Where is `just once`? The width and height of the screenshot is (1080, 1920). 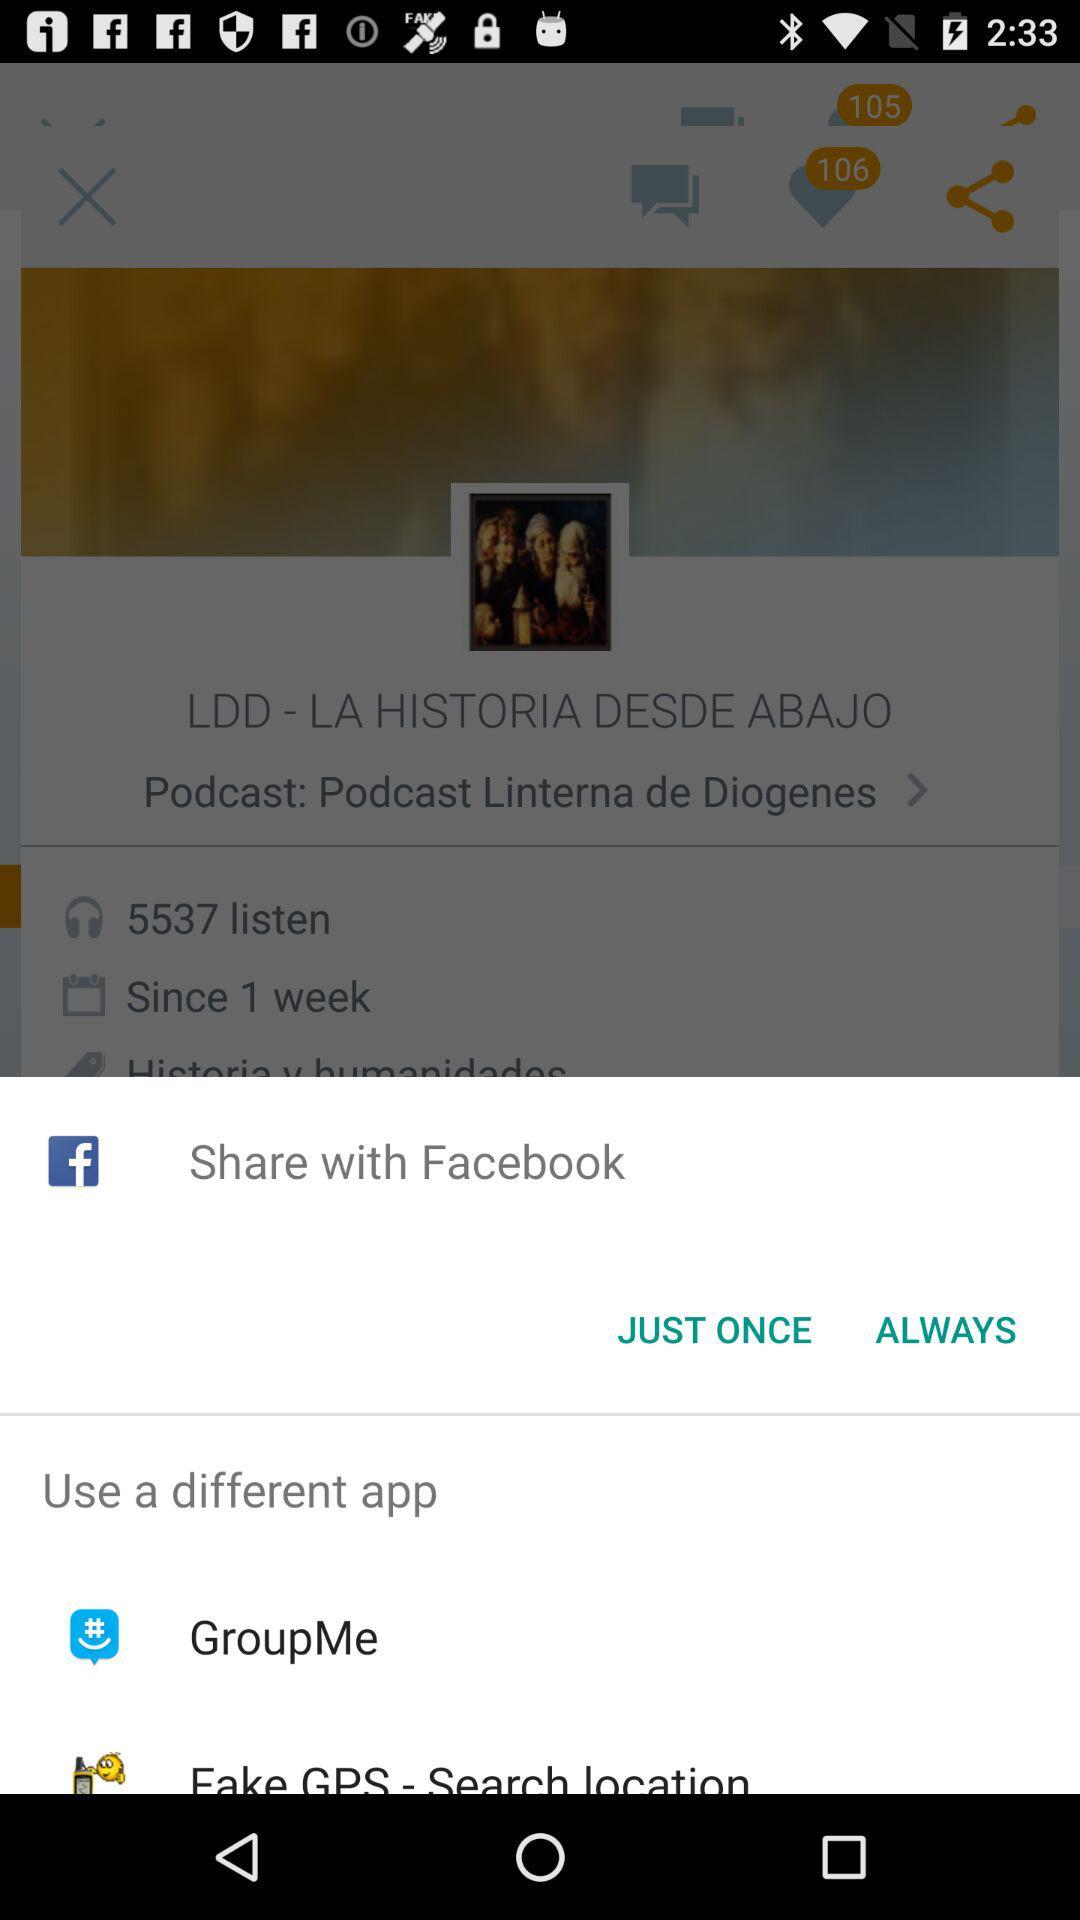 just once is located at coordinates (713, 1329).